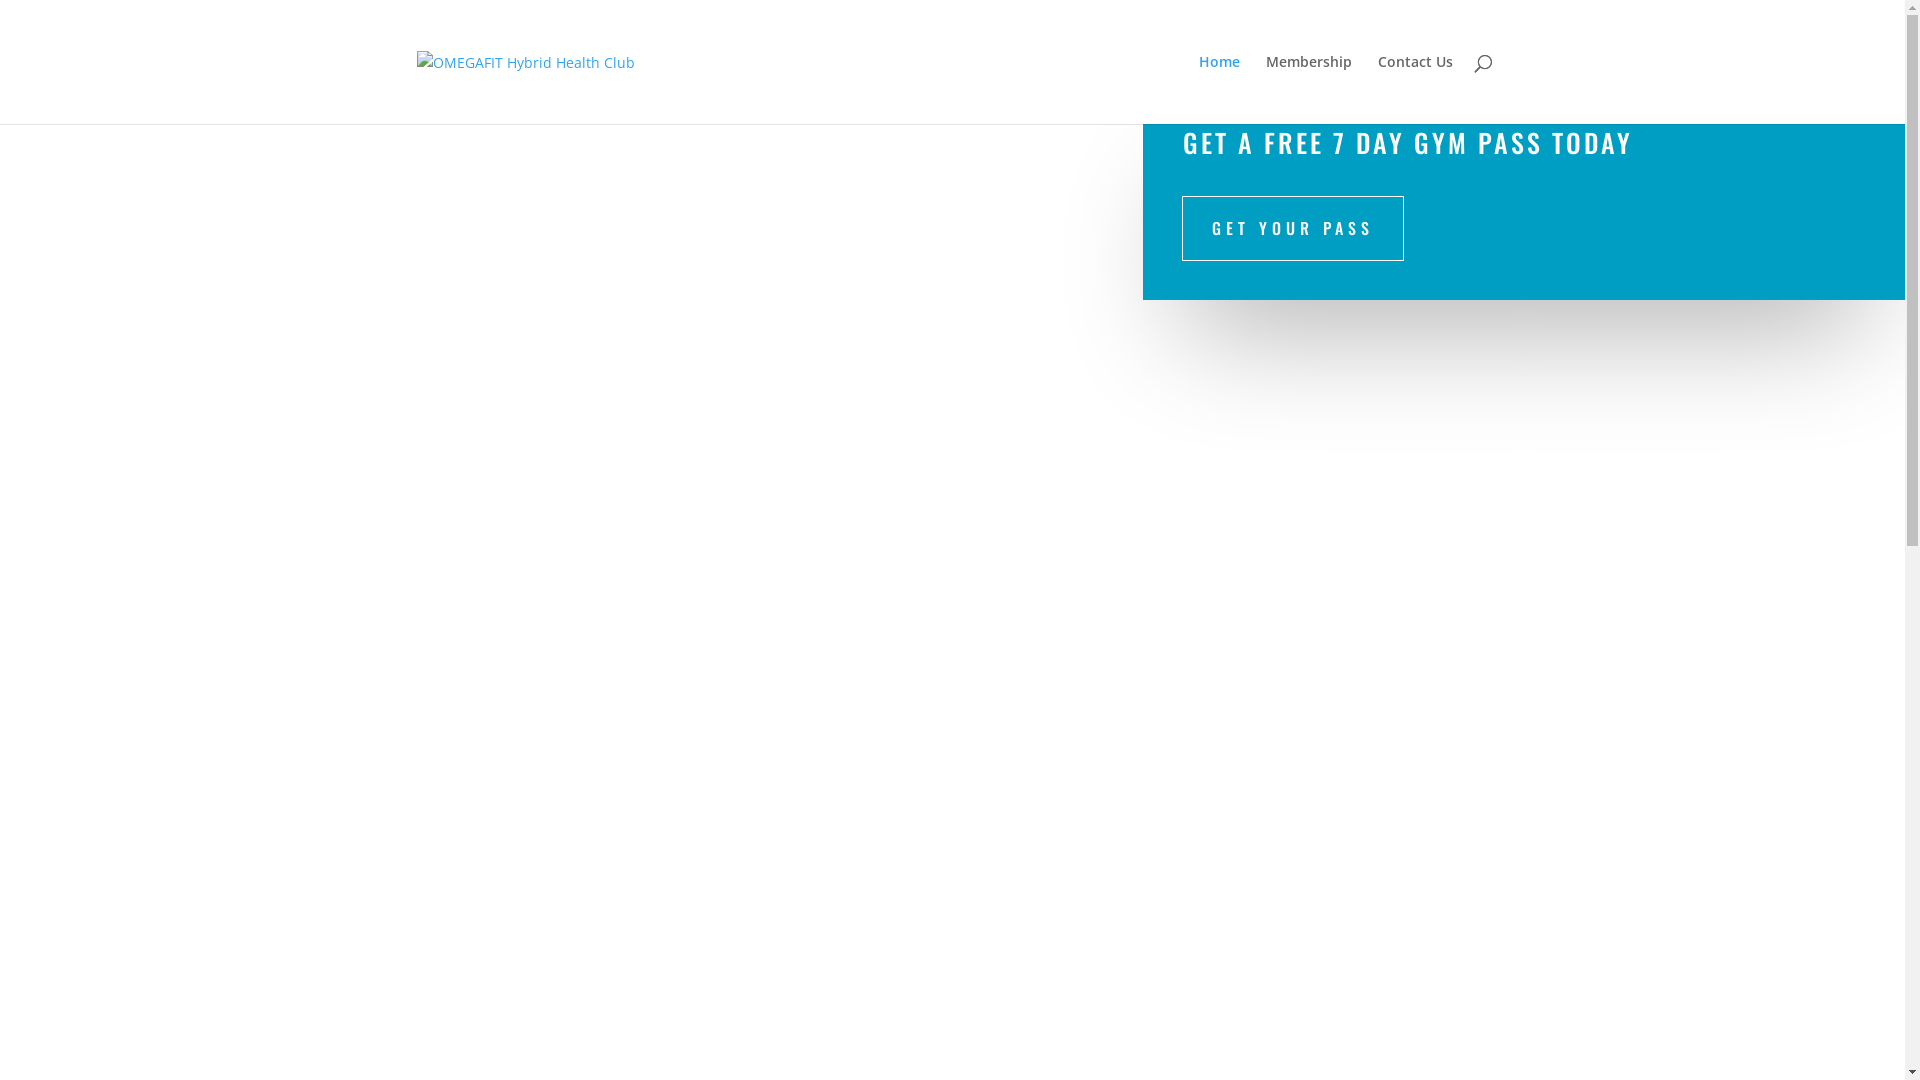  What do you see at coordinates (1292, 227) in the screenshot?
I see `'GET YOUR PASS'` at bounding box center [1292, 227].